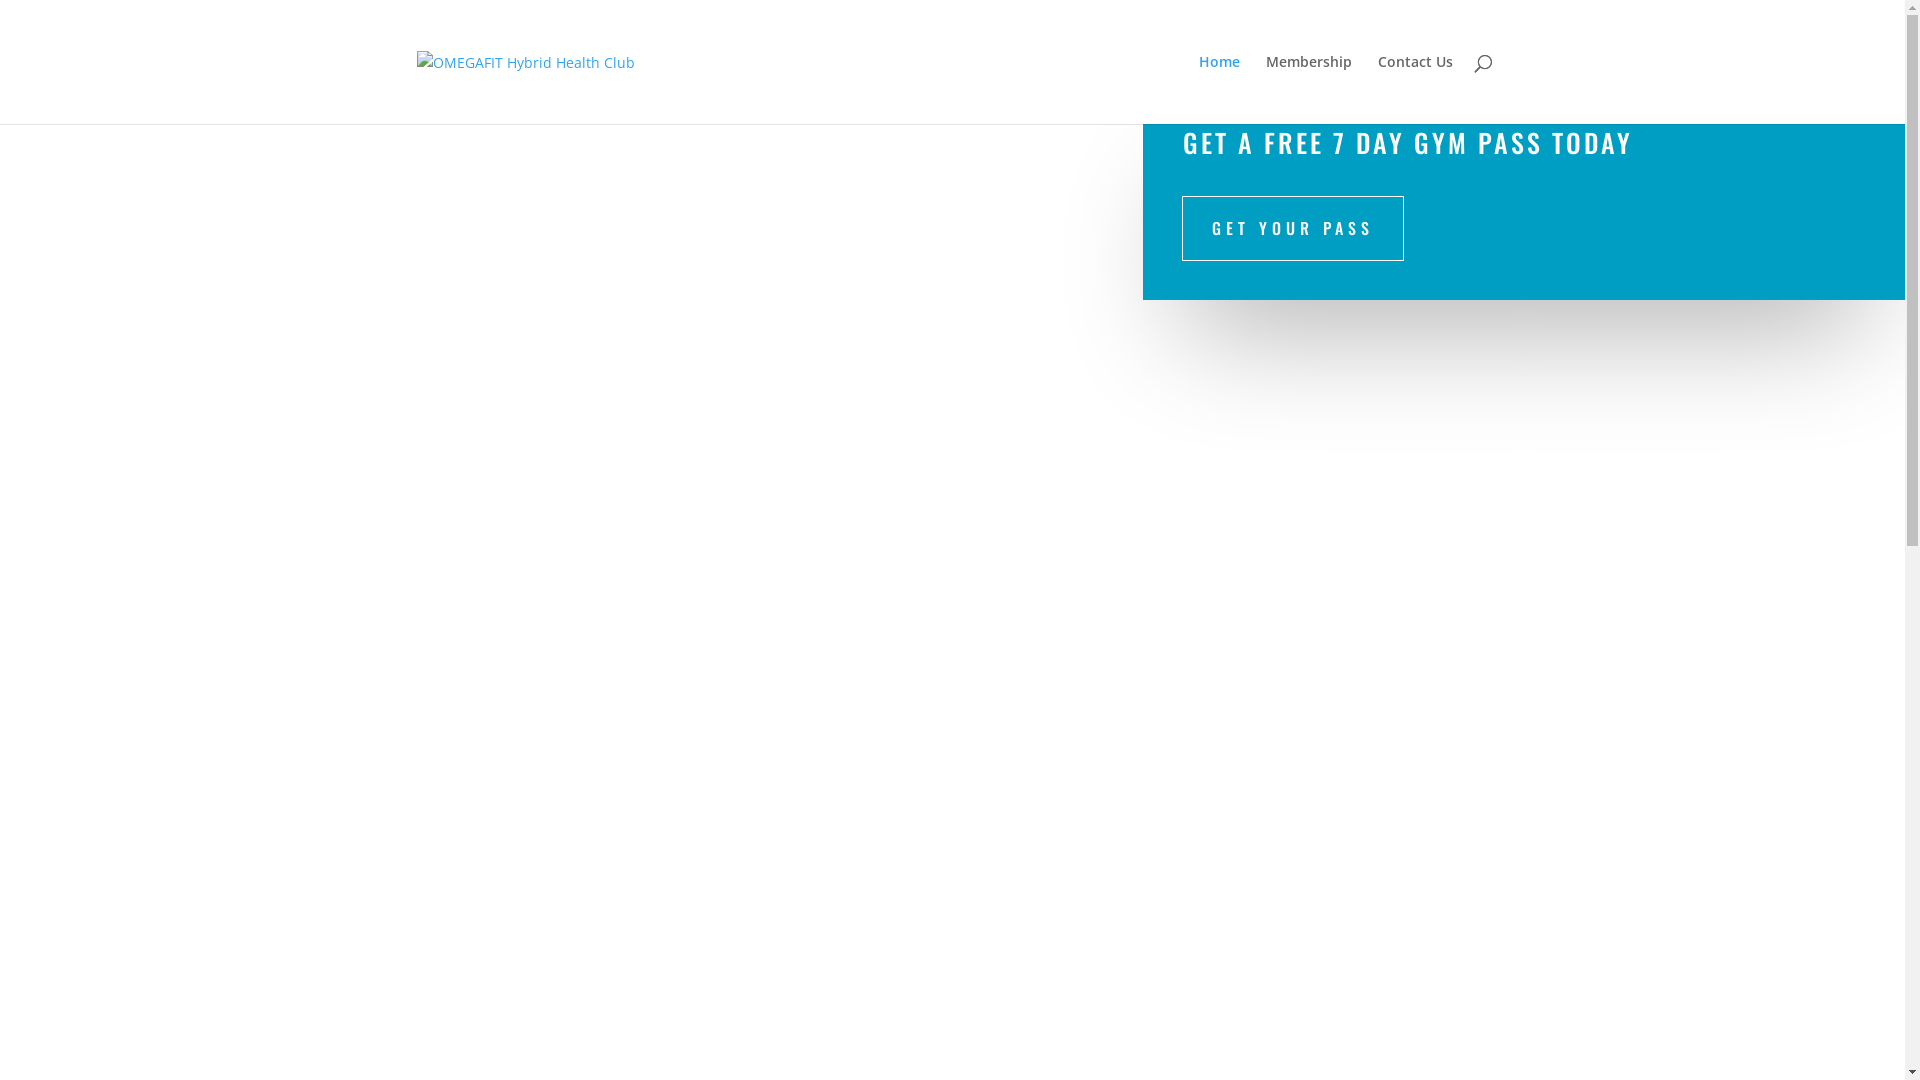  What do you see at coordinates (1292, 227) in the screenshot?
I see `'GET YOUR PASS'` at bounding box center [1292, 227].